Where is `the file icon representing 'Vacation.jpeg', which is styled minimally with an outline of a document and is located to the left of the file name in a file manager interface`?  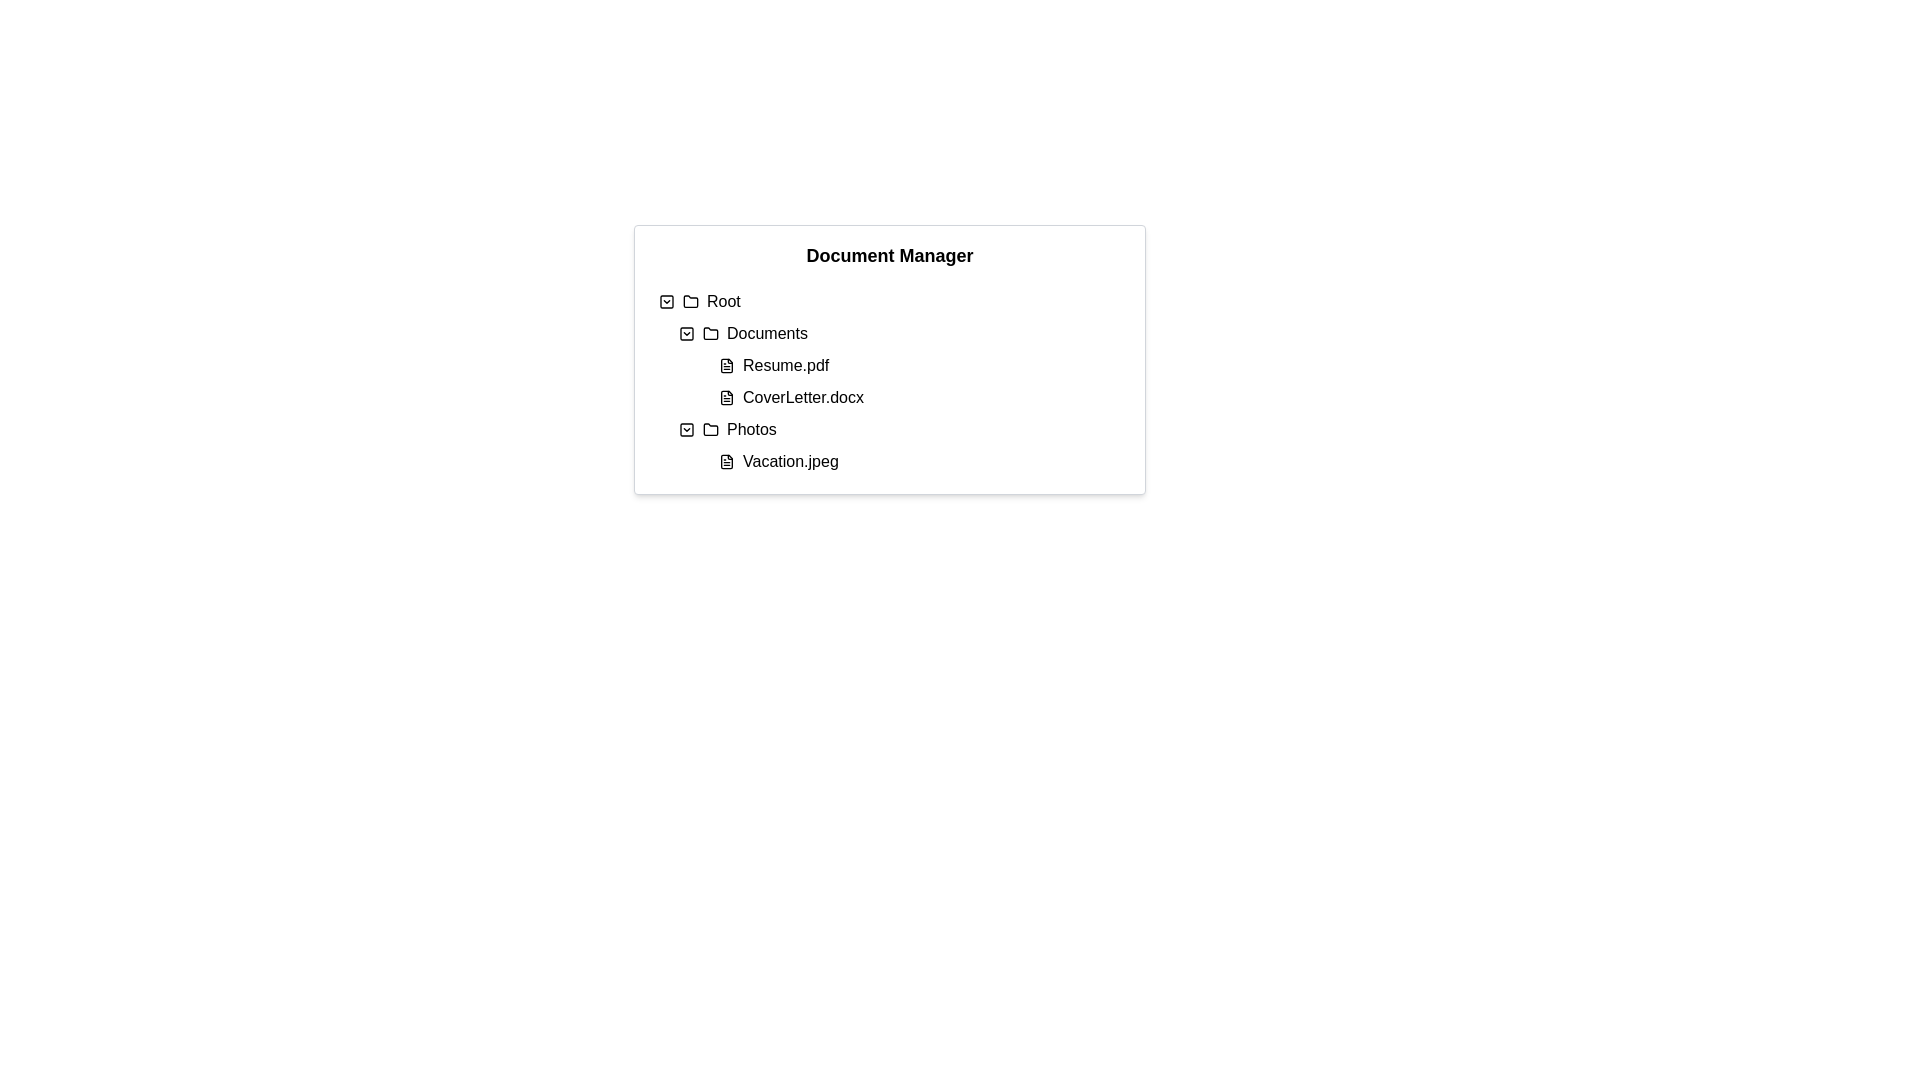
the file icon representing 'Vacation.jpeg', which is styled minimally with an outline of a document and is located to the left of the file name in a file manager interface is located at coordinates (725, 462).